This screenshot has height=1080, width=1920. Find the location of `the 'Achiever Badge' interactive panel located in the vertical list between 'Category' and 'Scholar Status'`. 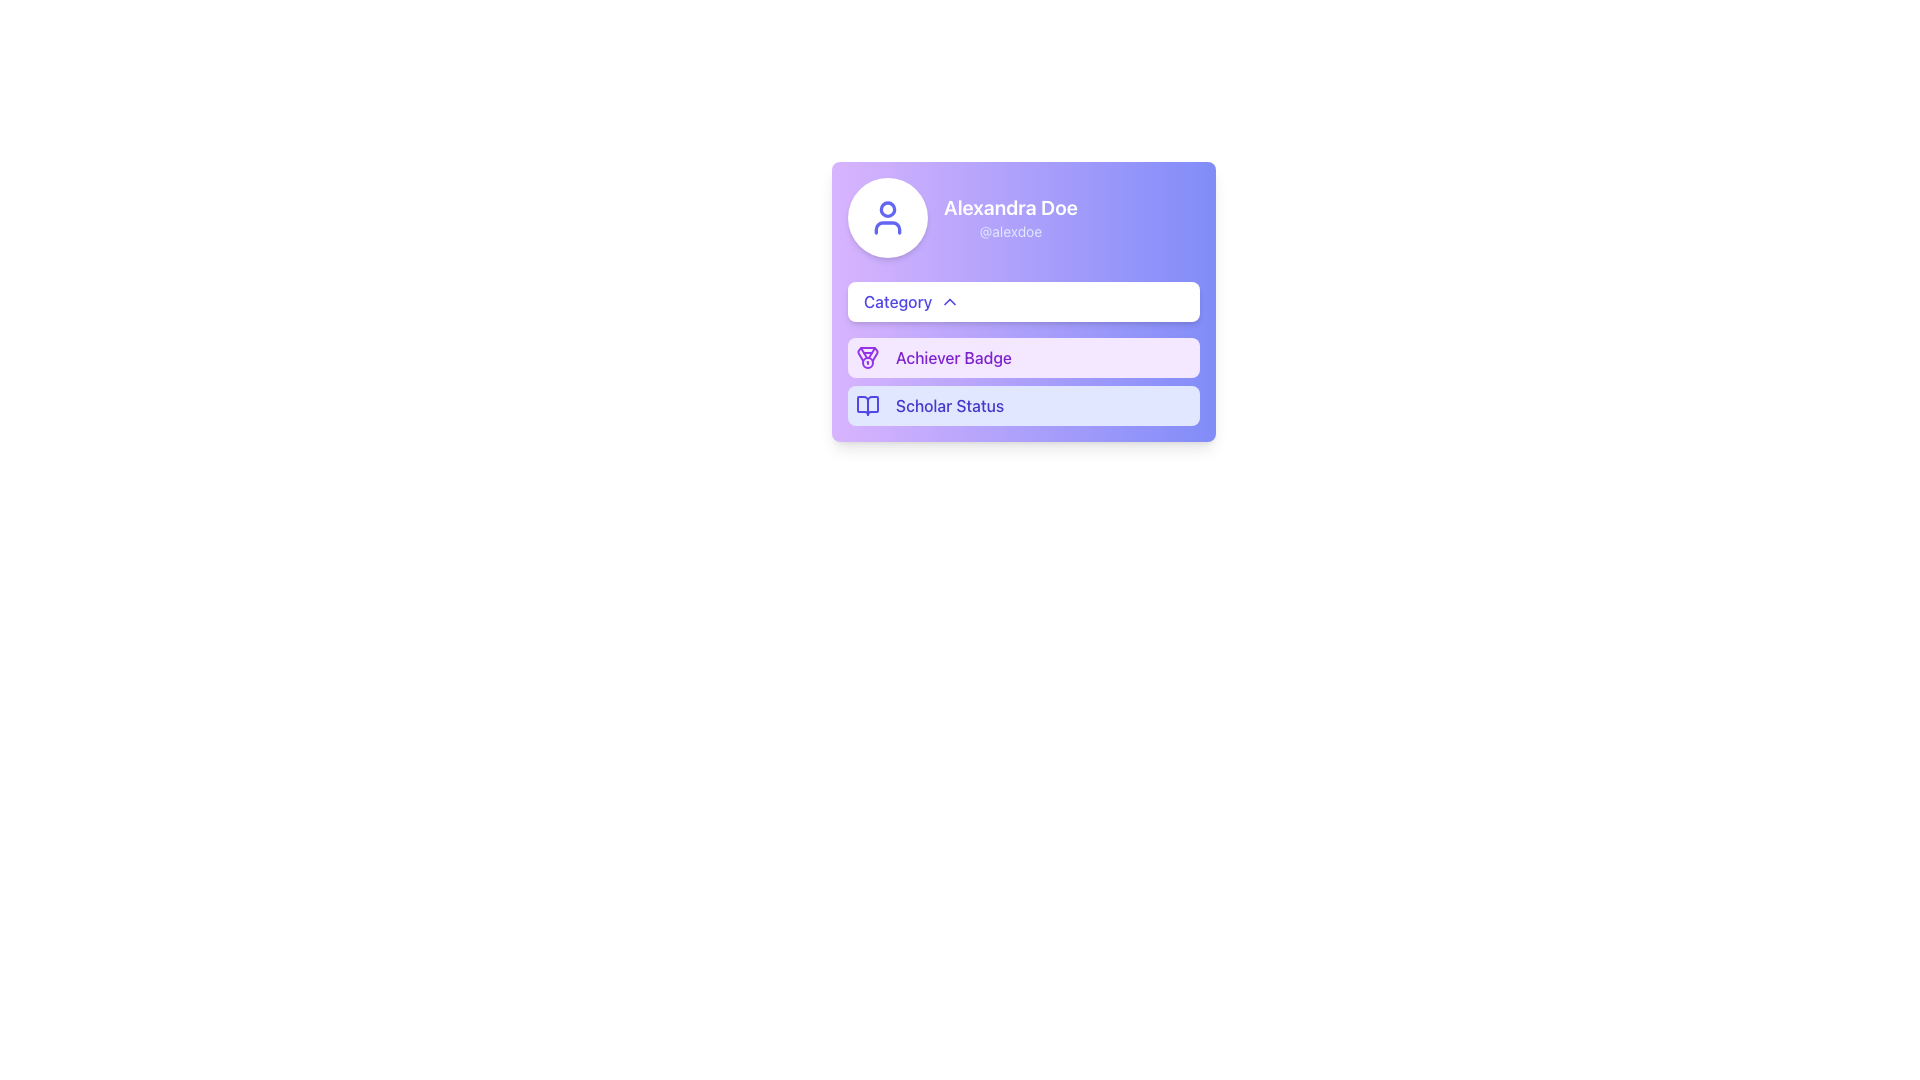

the 'Achiever Badge' interactive panel located in the vertical list between 'Category' and 'Scholar Status' is located at coordinates (1023, 353).